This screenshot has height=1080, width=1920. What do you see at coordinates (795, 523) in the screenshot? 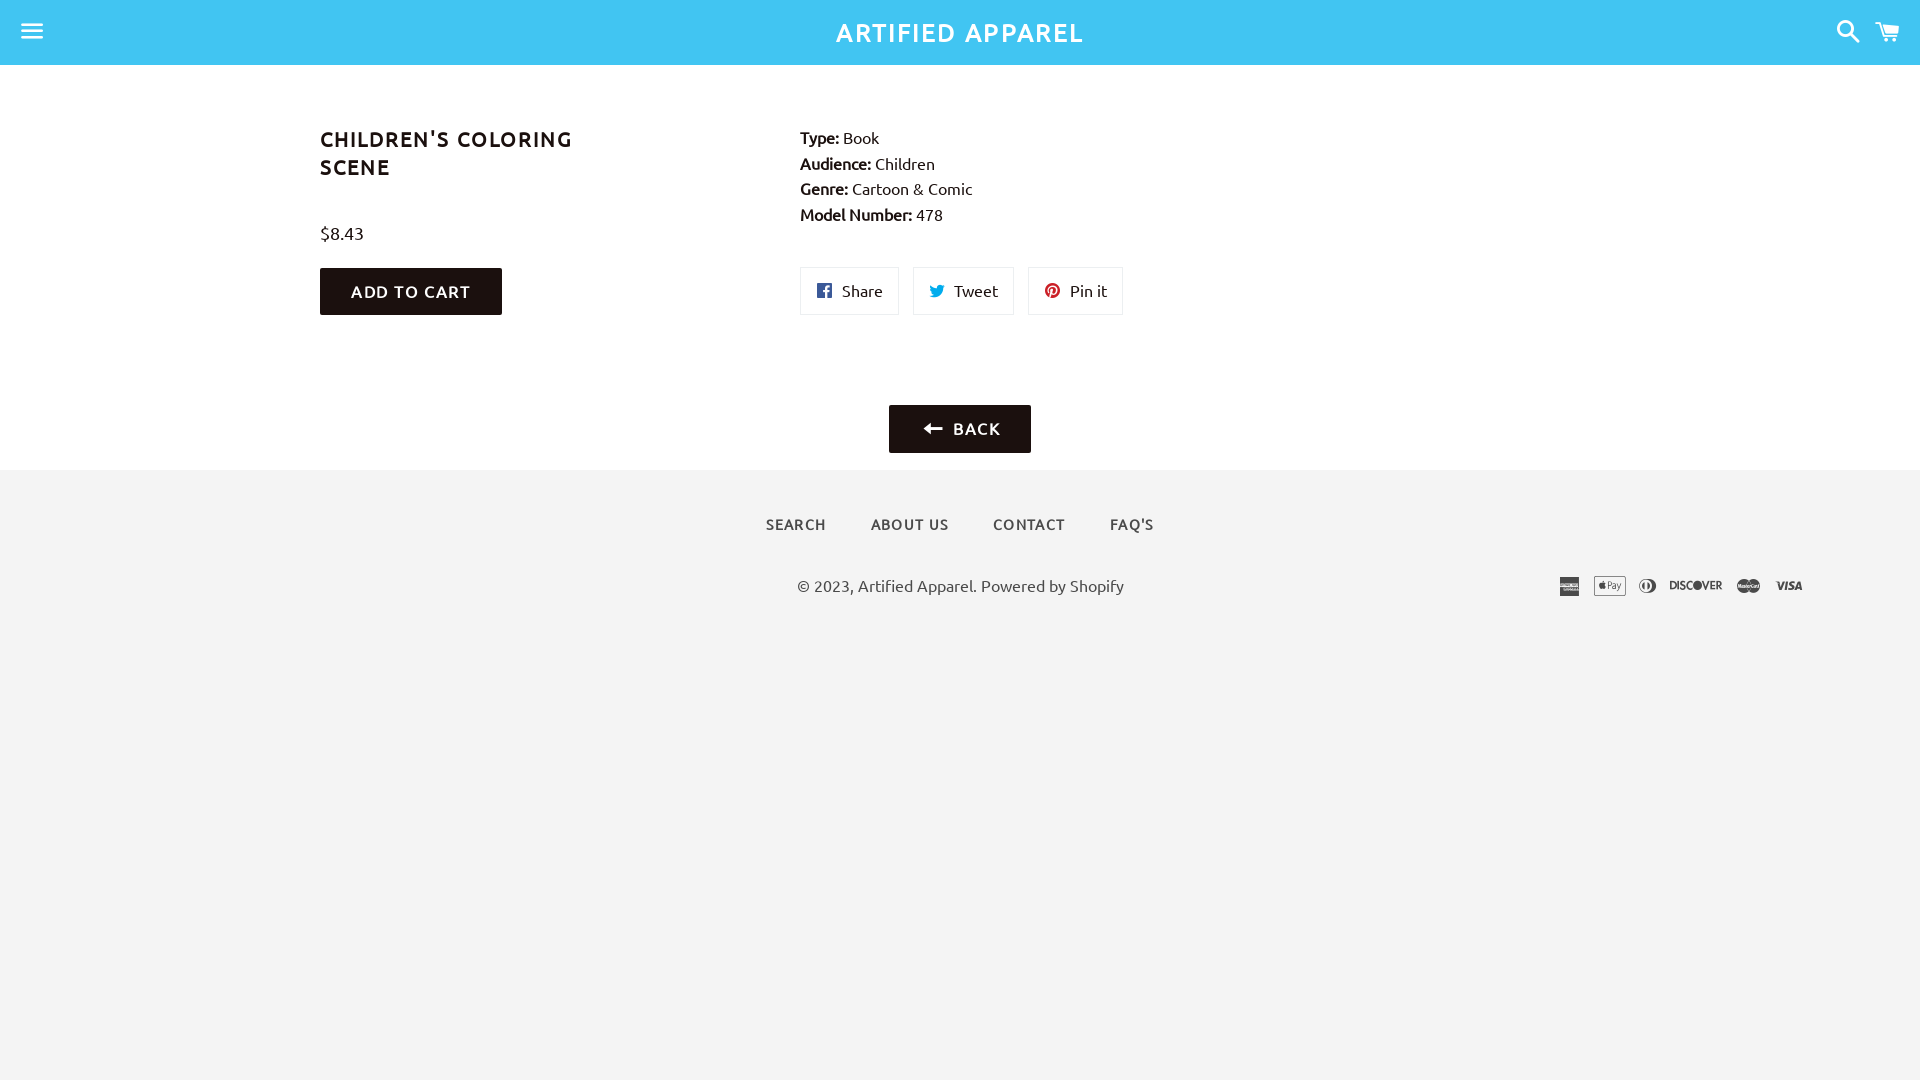
I see `'SEARCH'` at bounding box center [795, 523].